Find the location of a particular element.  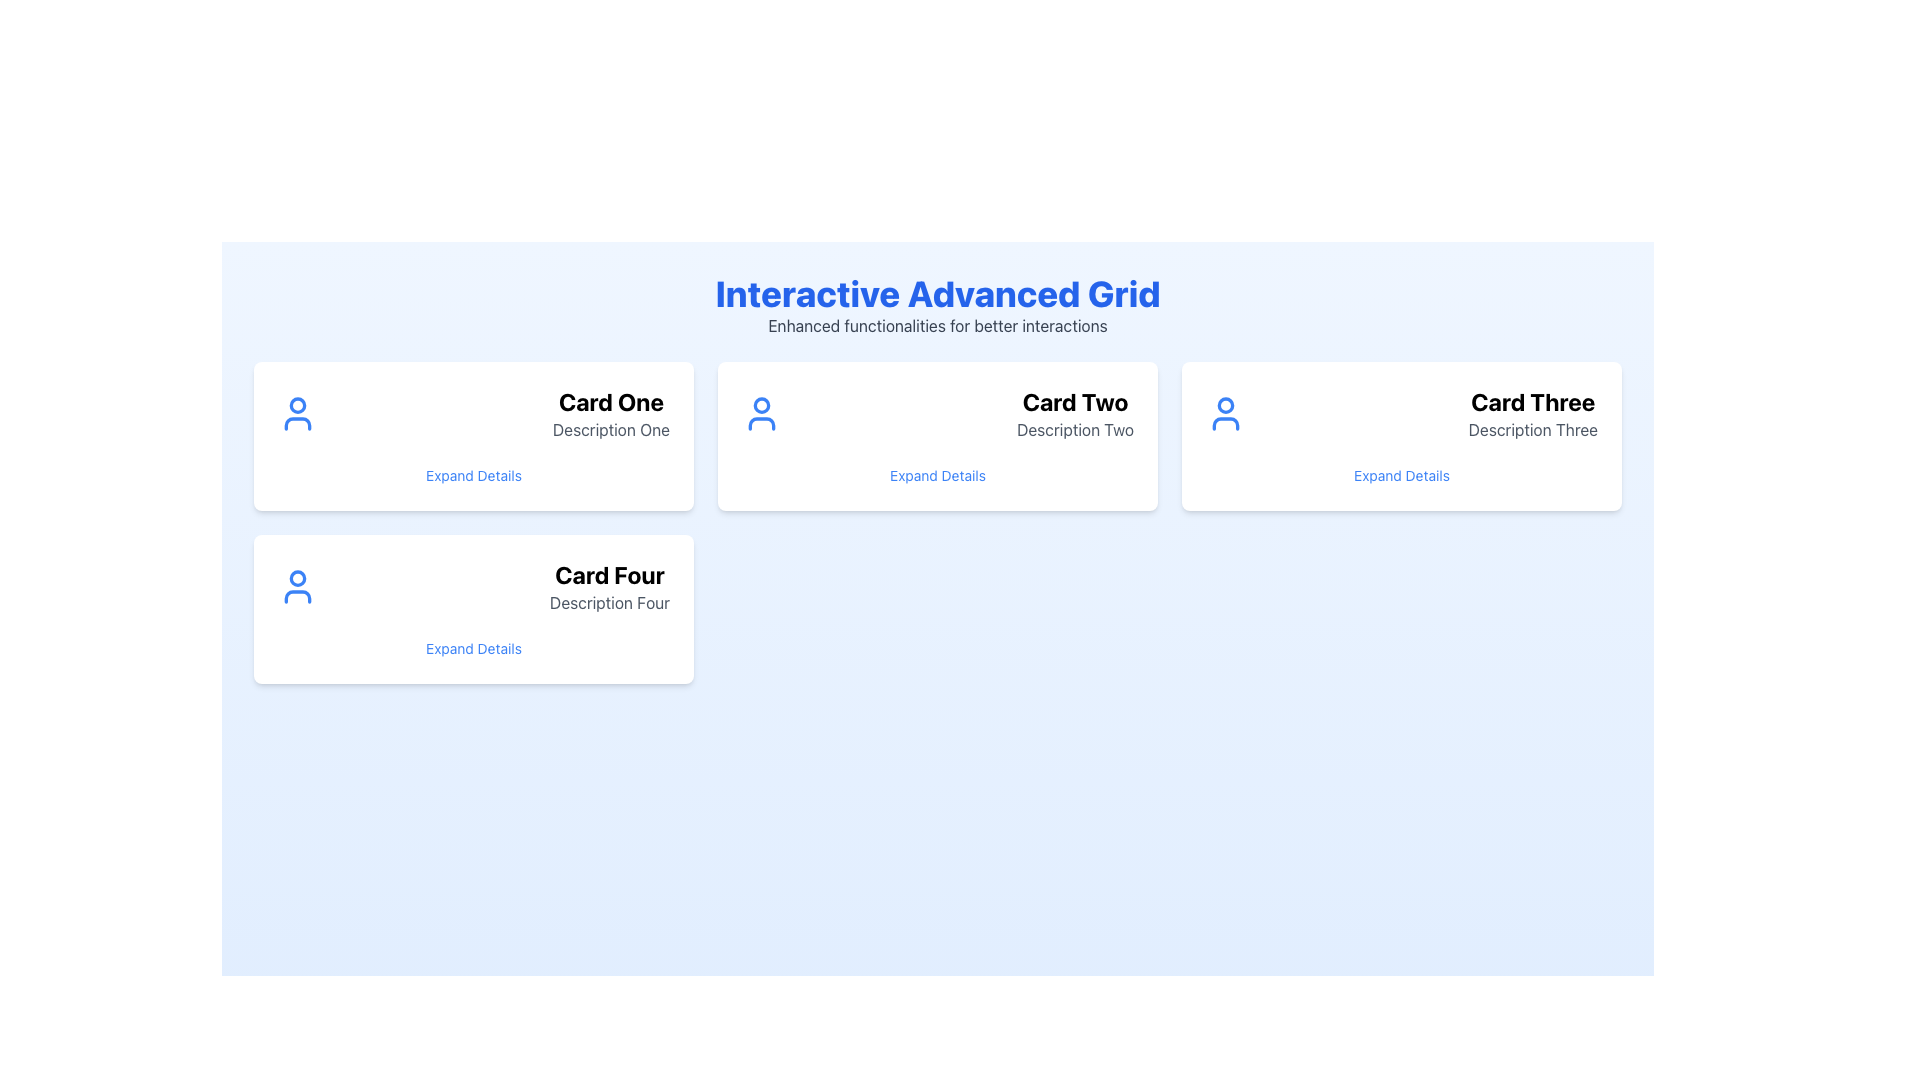

the Text Display element which serves as the heading and subheading for the grid layout, located at the top of the interface is located at coordinates (936, 305).